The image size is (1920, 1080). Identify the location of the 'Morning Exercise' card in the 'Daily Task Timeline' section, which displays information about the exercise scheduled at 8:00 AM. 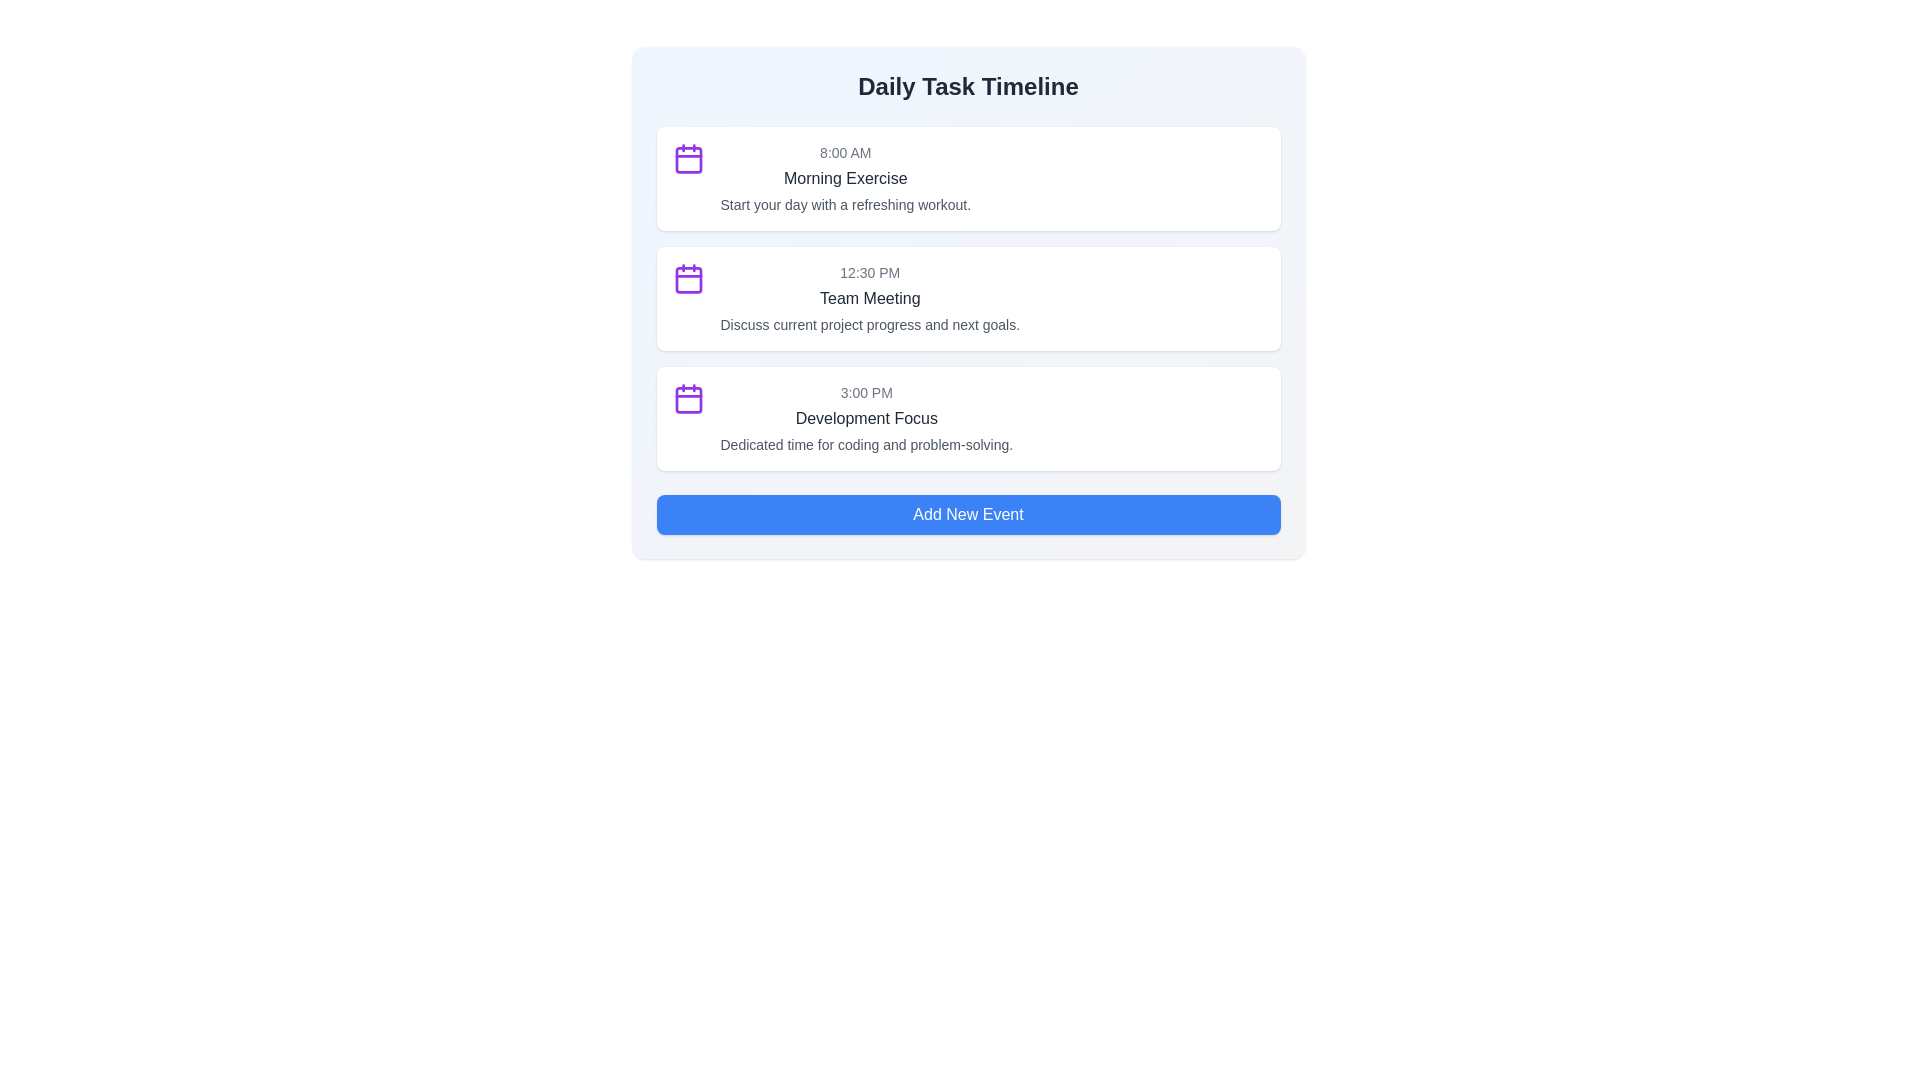
(968, 177).